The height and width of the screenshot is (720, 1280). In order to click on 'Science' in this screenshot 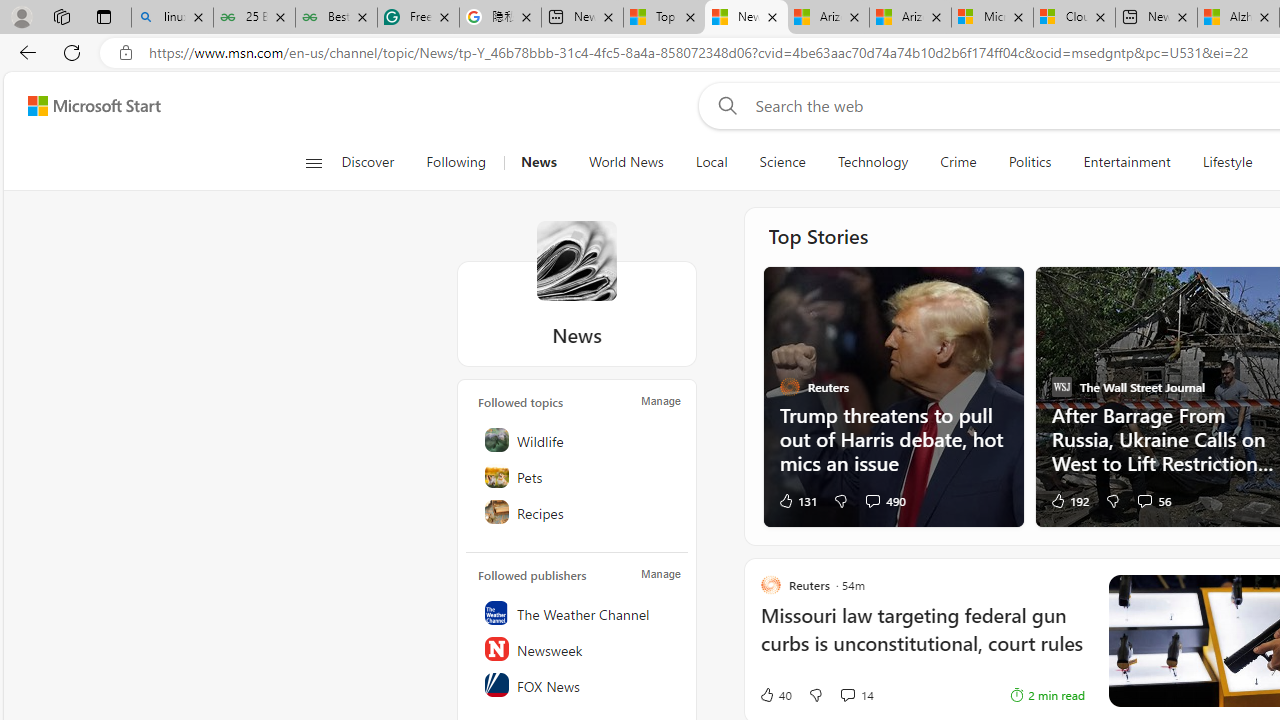, I will do `click(781, 162)`.